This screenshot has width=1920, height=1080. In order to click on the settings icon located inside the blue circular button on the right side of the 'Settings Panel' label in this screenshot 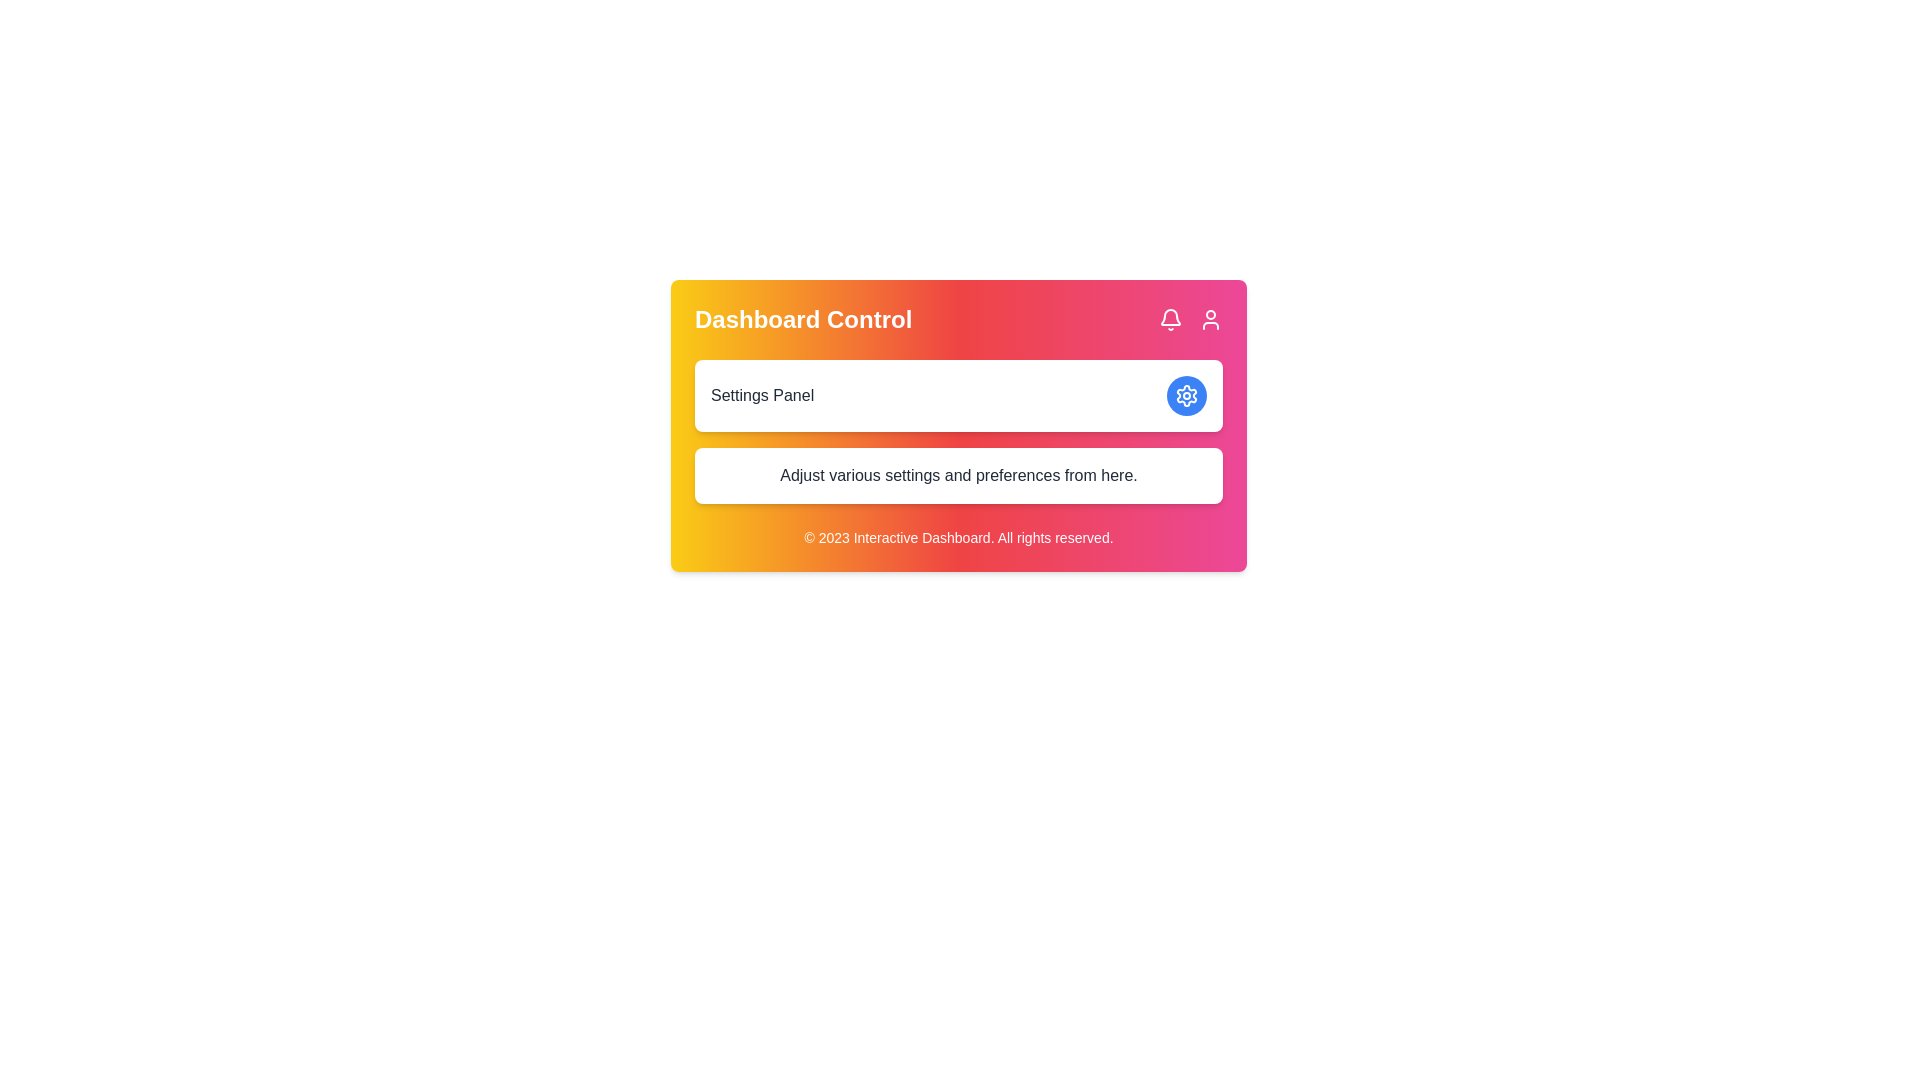, I will do `click(1186, 396)`.